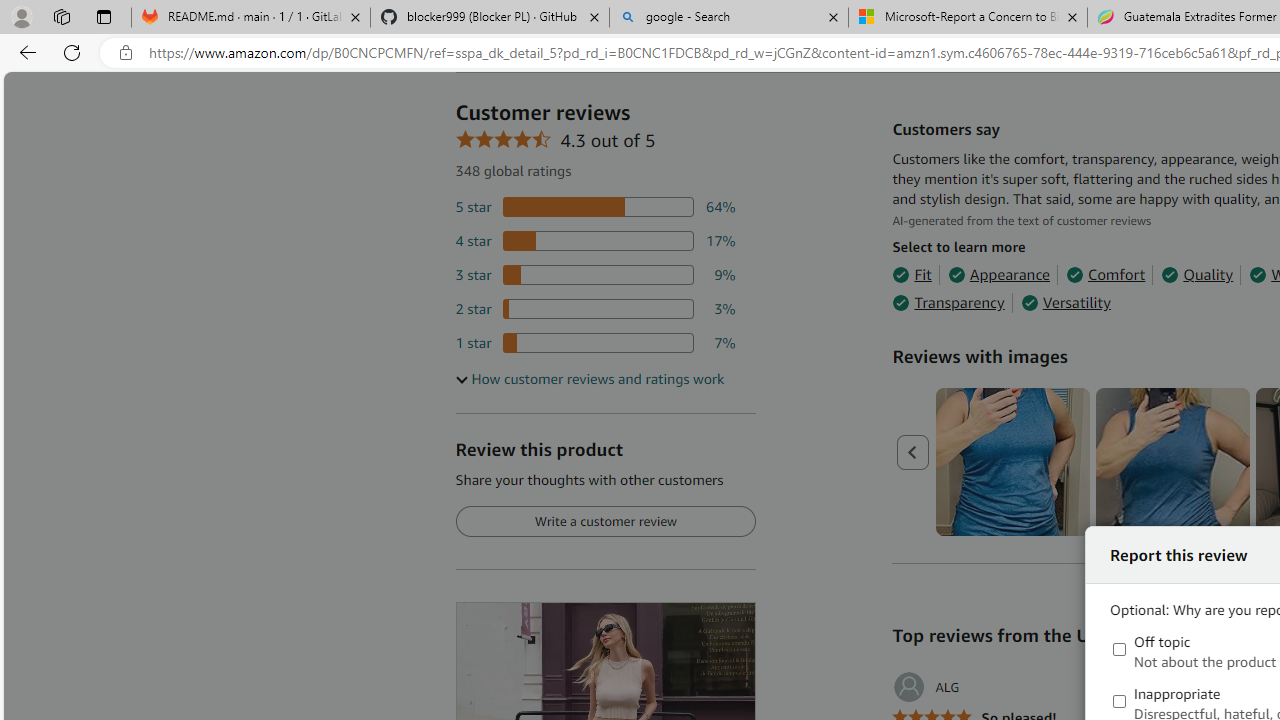 The image size is (1280, 720). What do you see at coordinates (604, 521) in the screenshot?
I see `'Write a customer review'` at bounding box center [604, 521].